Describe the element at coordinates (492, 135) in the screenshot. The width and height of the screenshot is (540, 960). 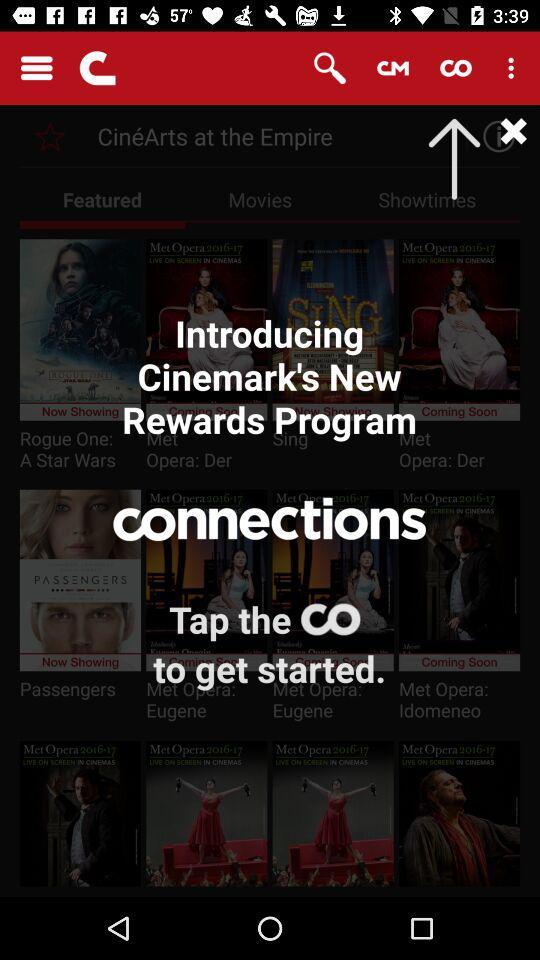
I see `advertisement` at that location.